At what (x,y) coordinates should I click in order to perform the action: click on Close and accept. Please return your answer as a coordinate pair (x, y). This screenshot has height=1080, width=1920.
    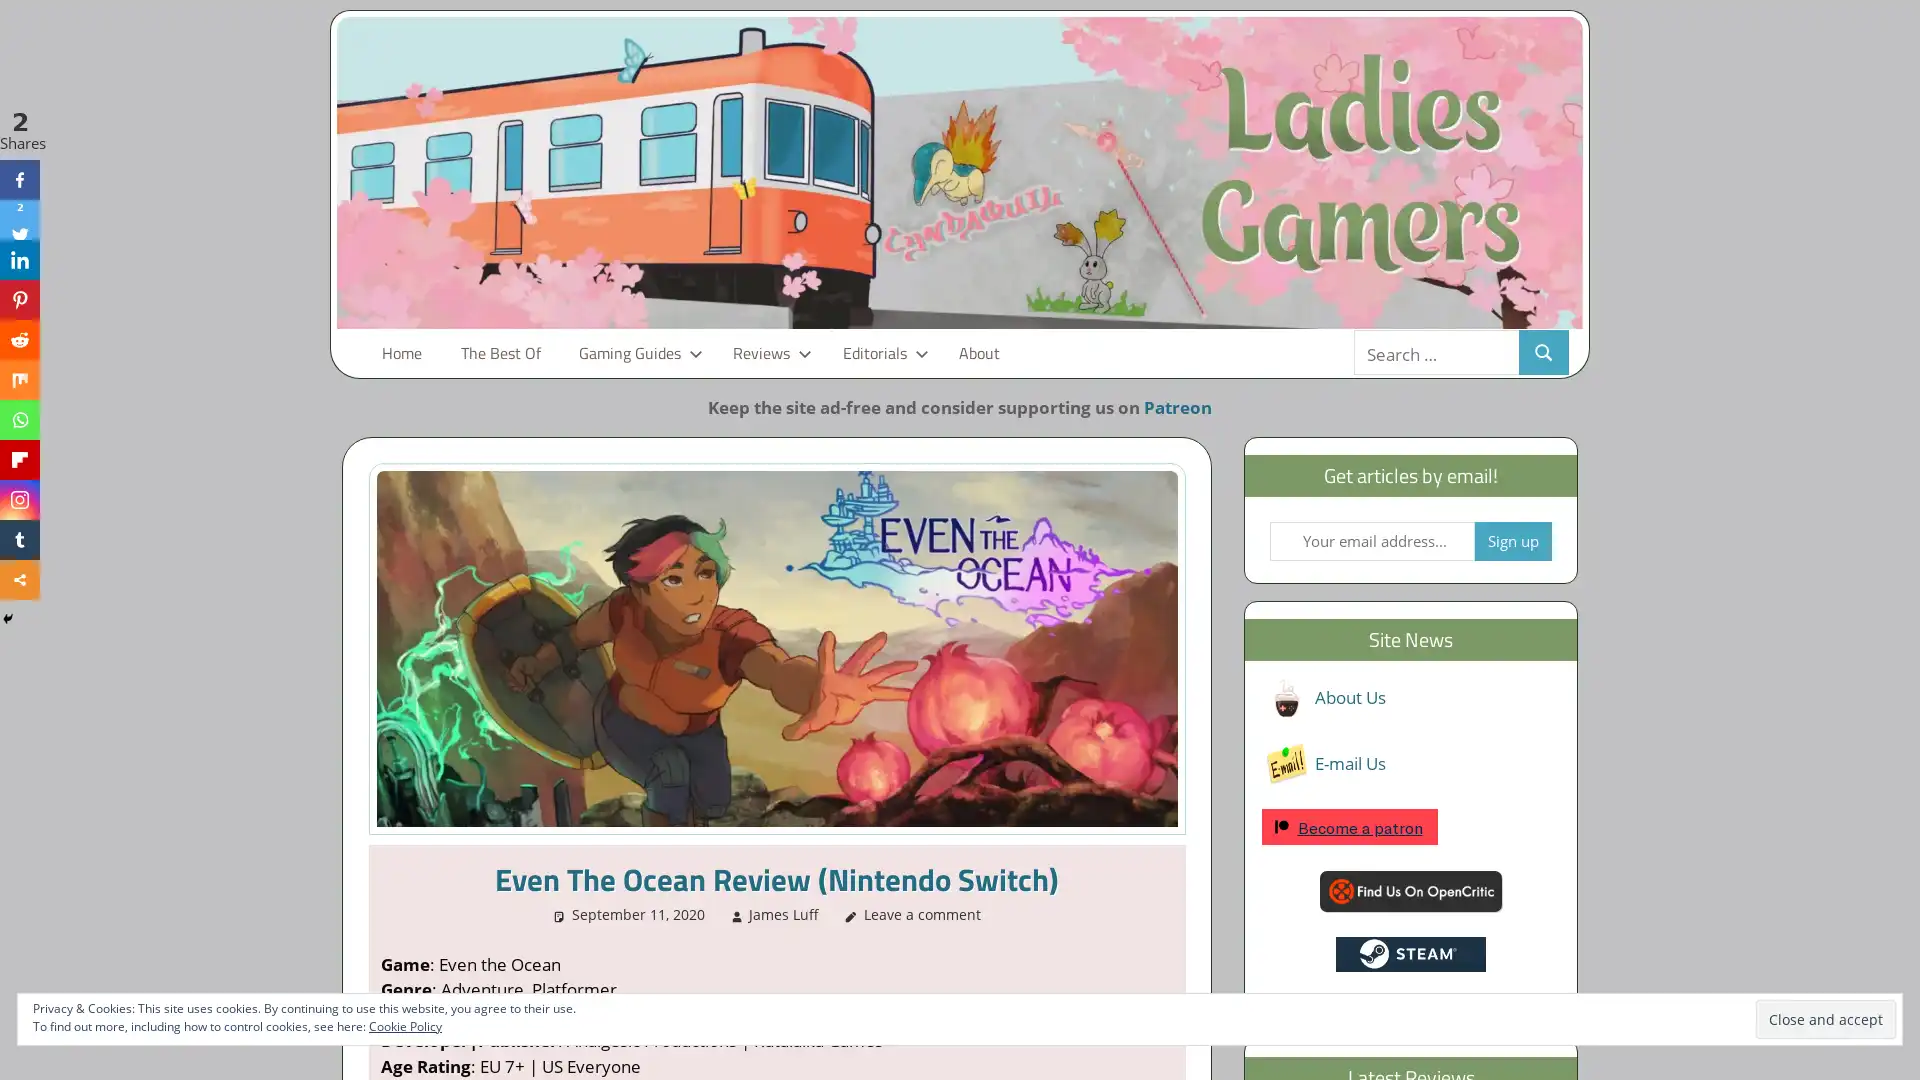
    Looking at the image, I should click on (1825, 1019).